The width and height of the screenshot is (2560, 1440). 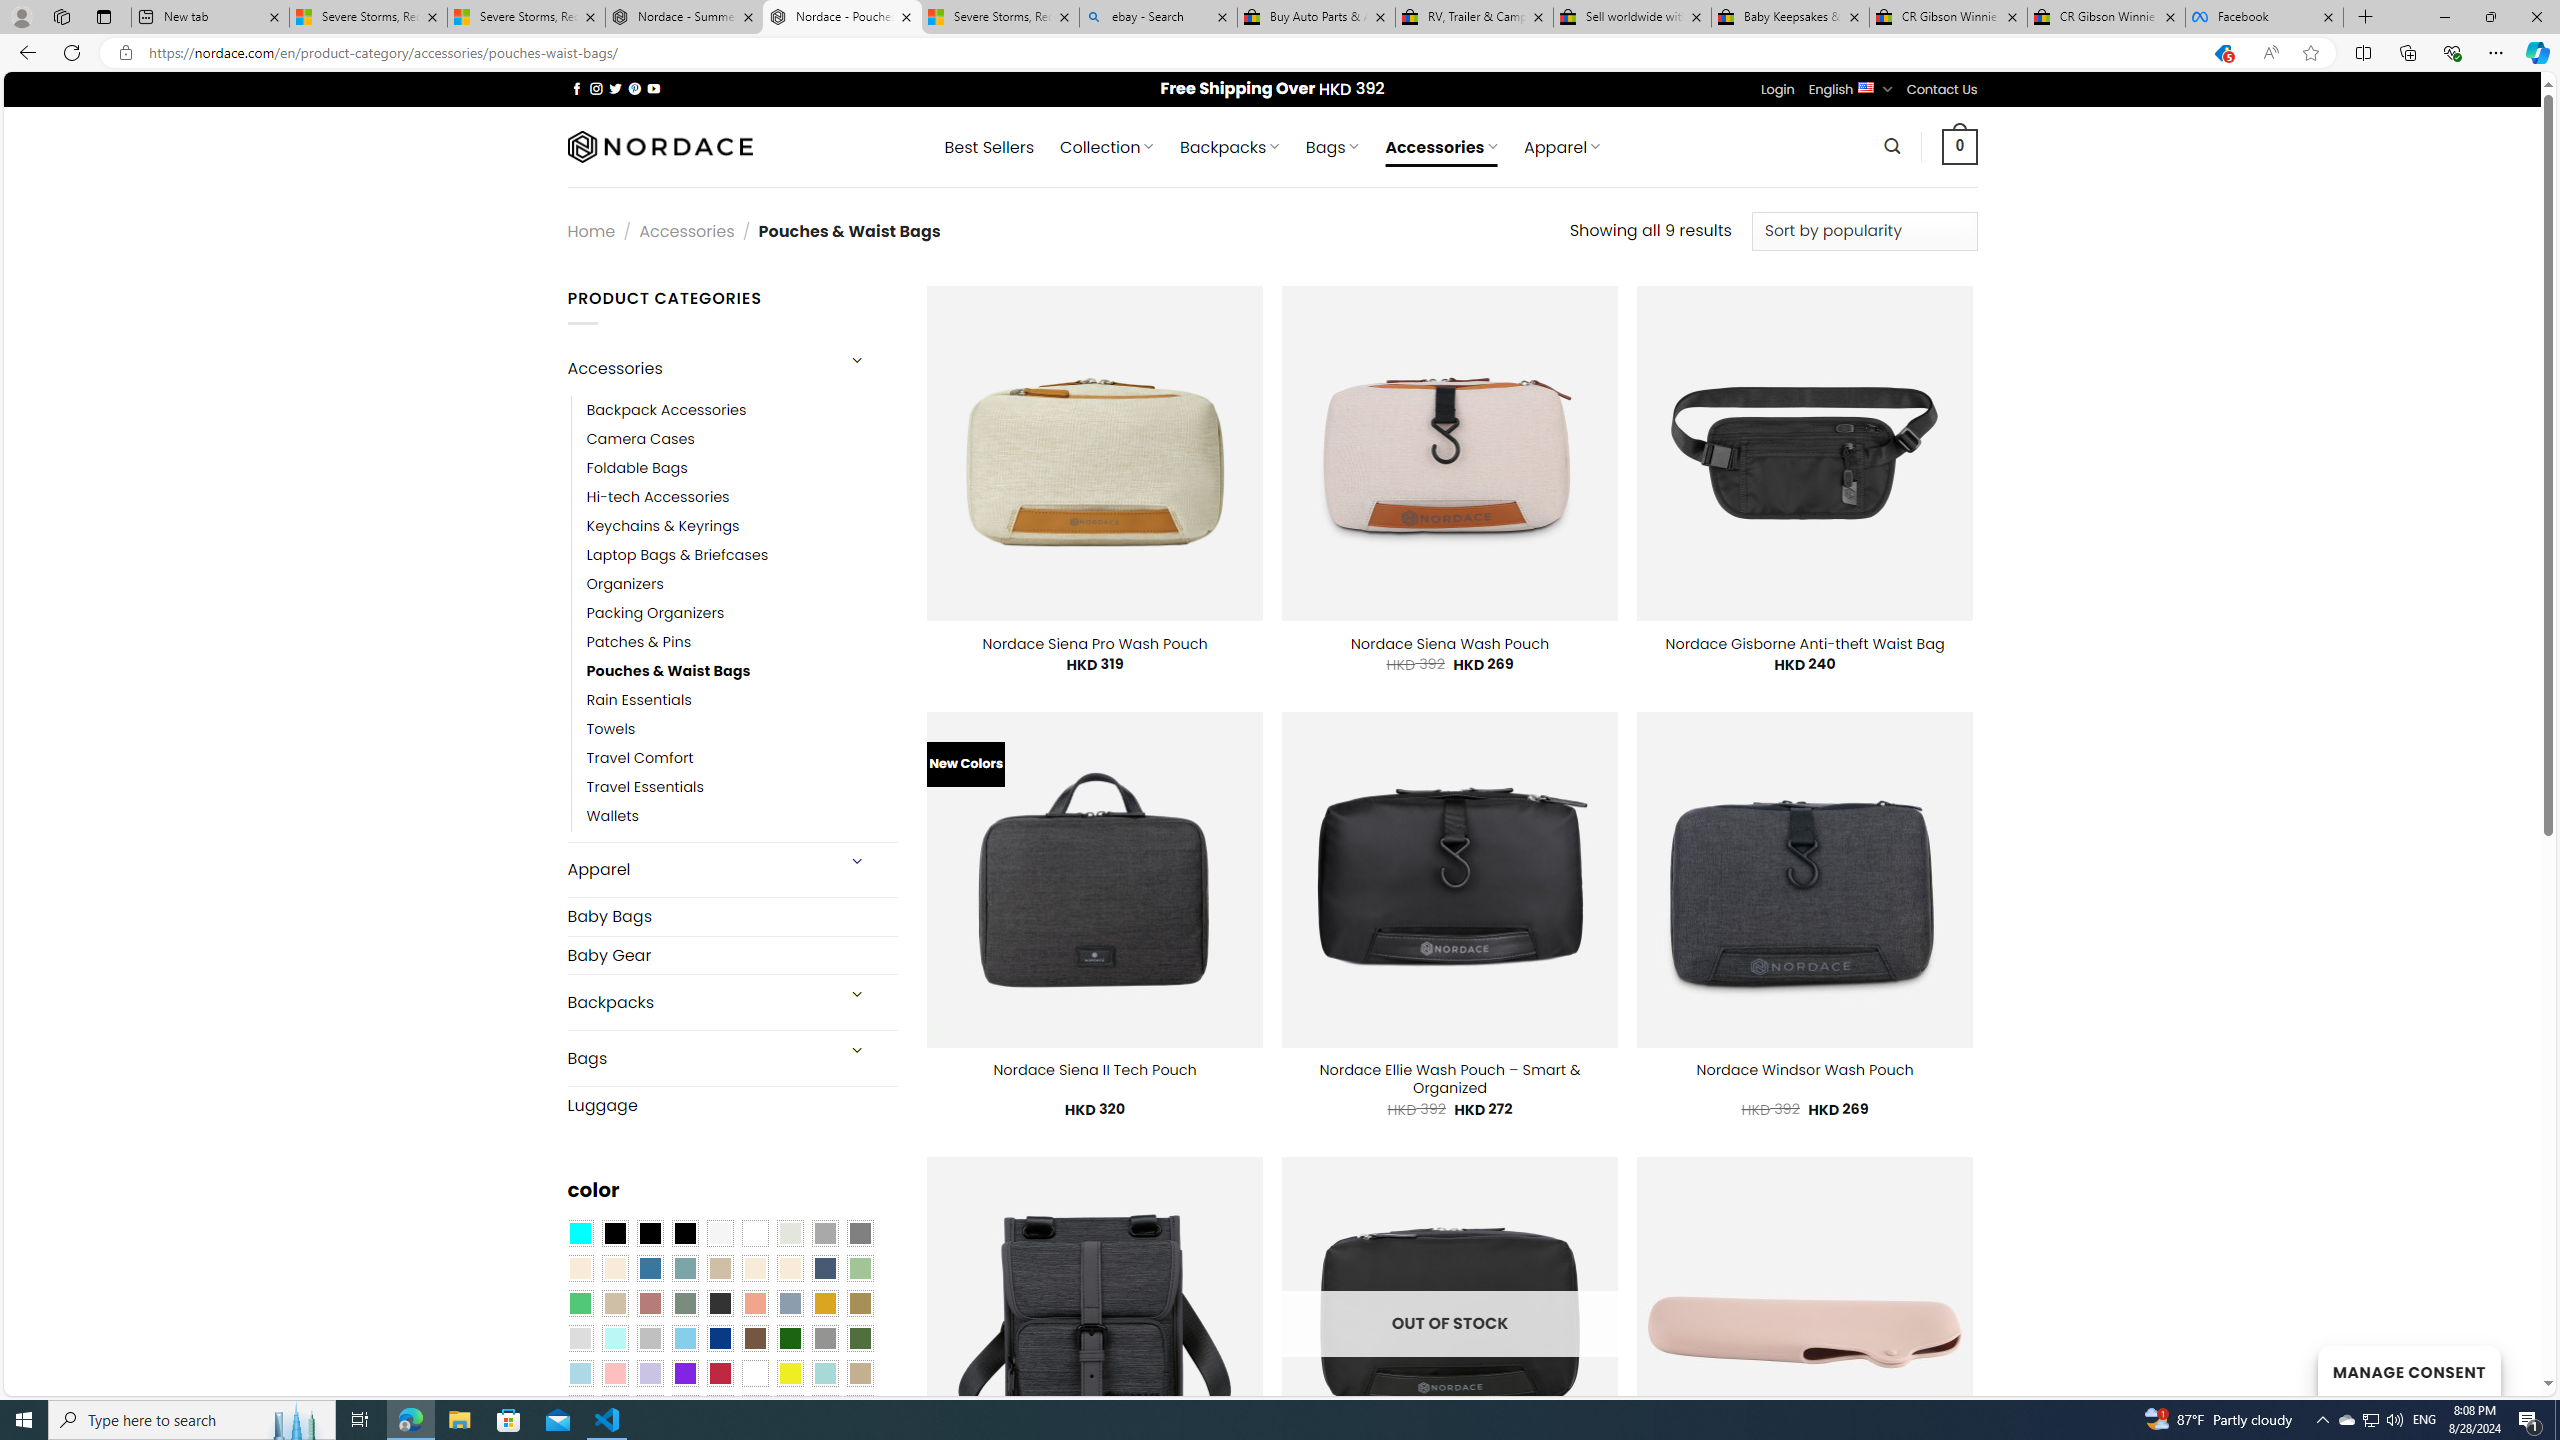 What do you see at coordinates (741, 525) in the screenshot?
I see `'Keychains & Keyrings'` at bounding box center [741, 525].